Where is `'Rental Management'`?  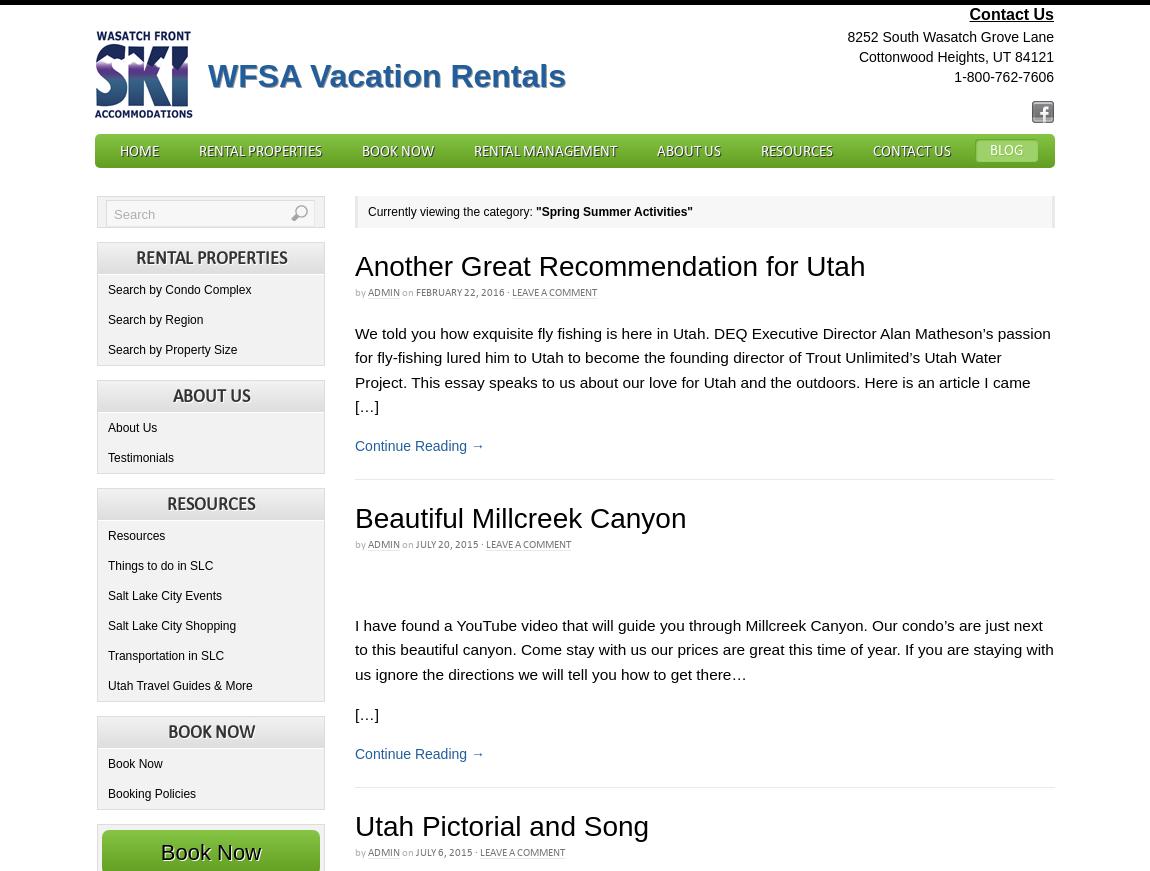 'Rental Management' is located at coordinates (545, 151).